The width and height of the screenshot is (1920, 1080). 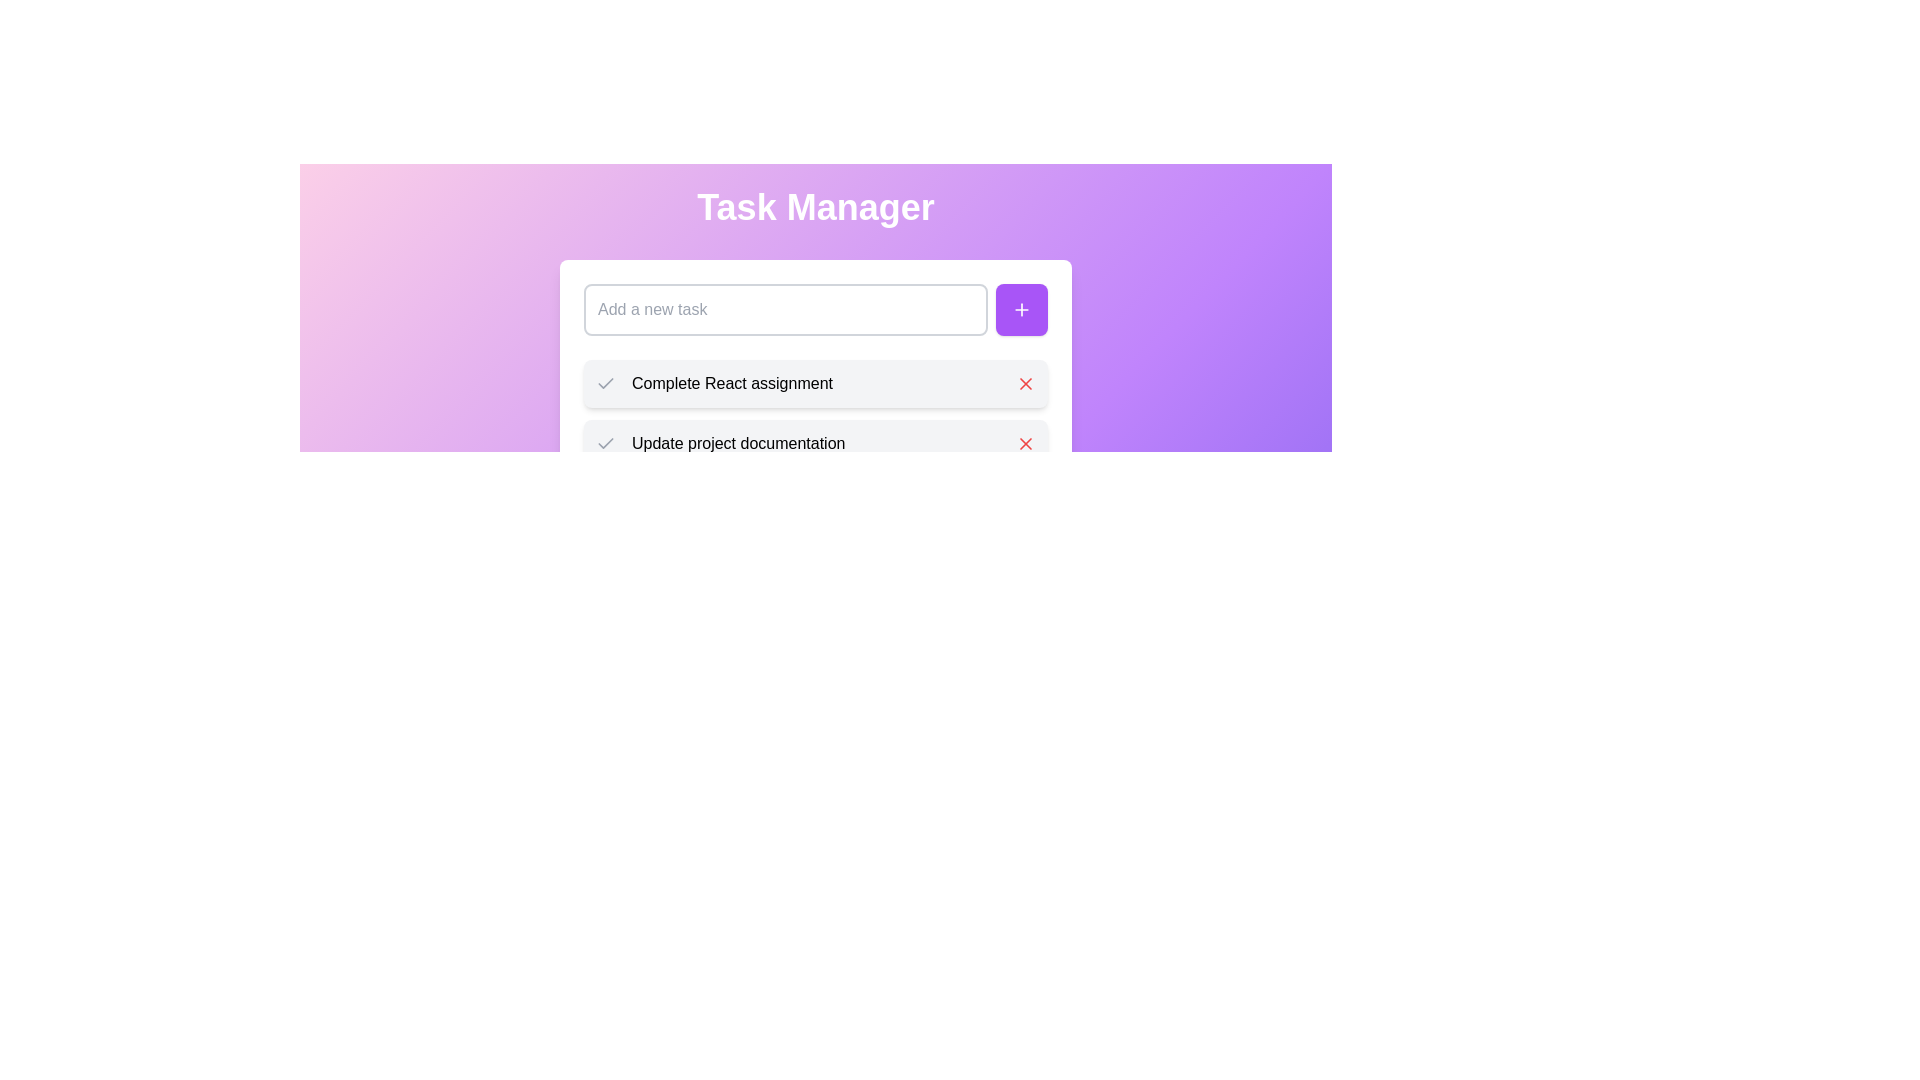 I want to click on the first 'X' icon in the task list next to the task titled 'Complete React assignment' for interaction purposes, so click(x=1026, y=384).